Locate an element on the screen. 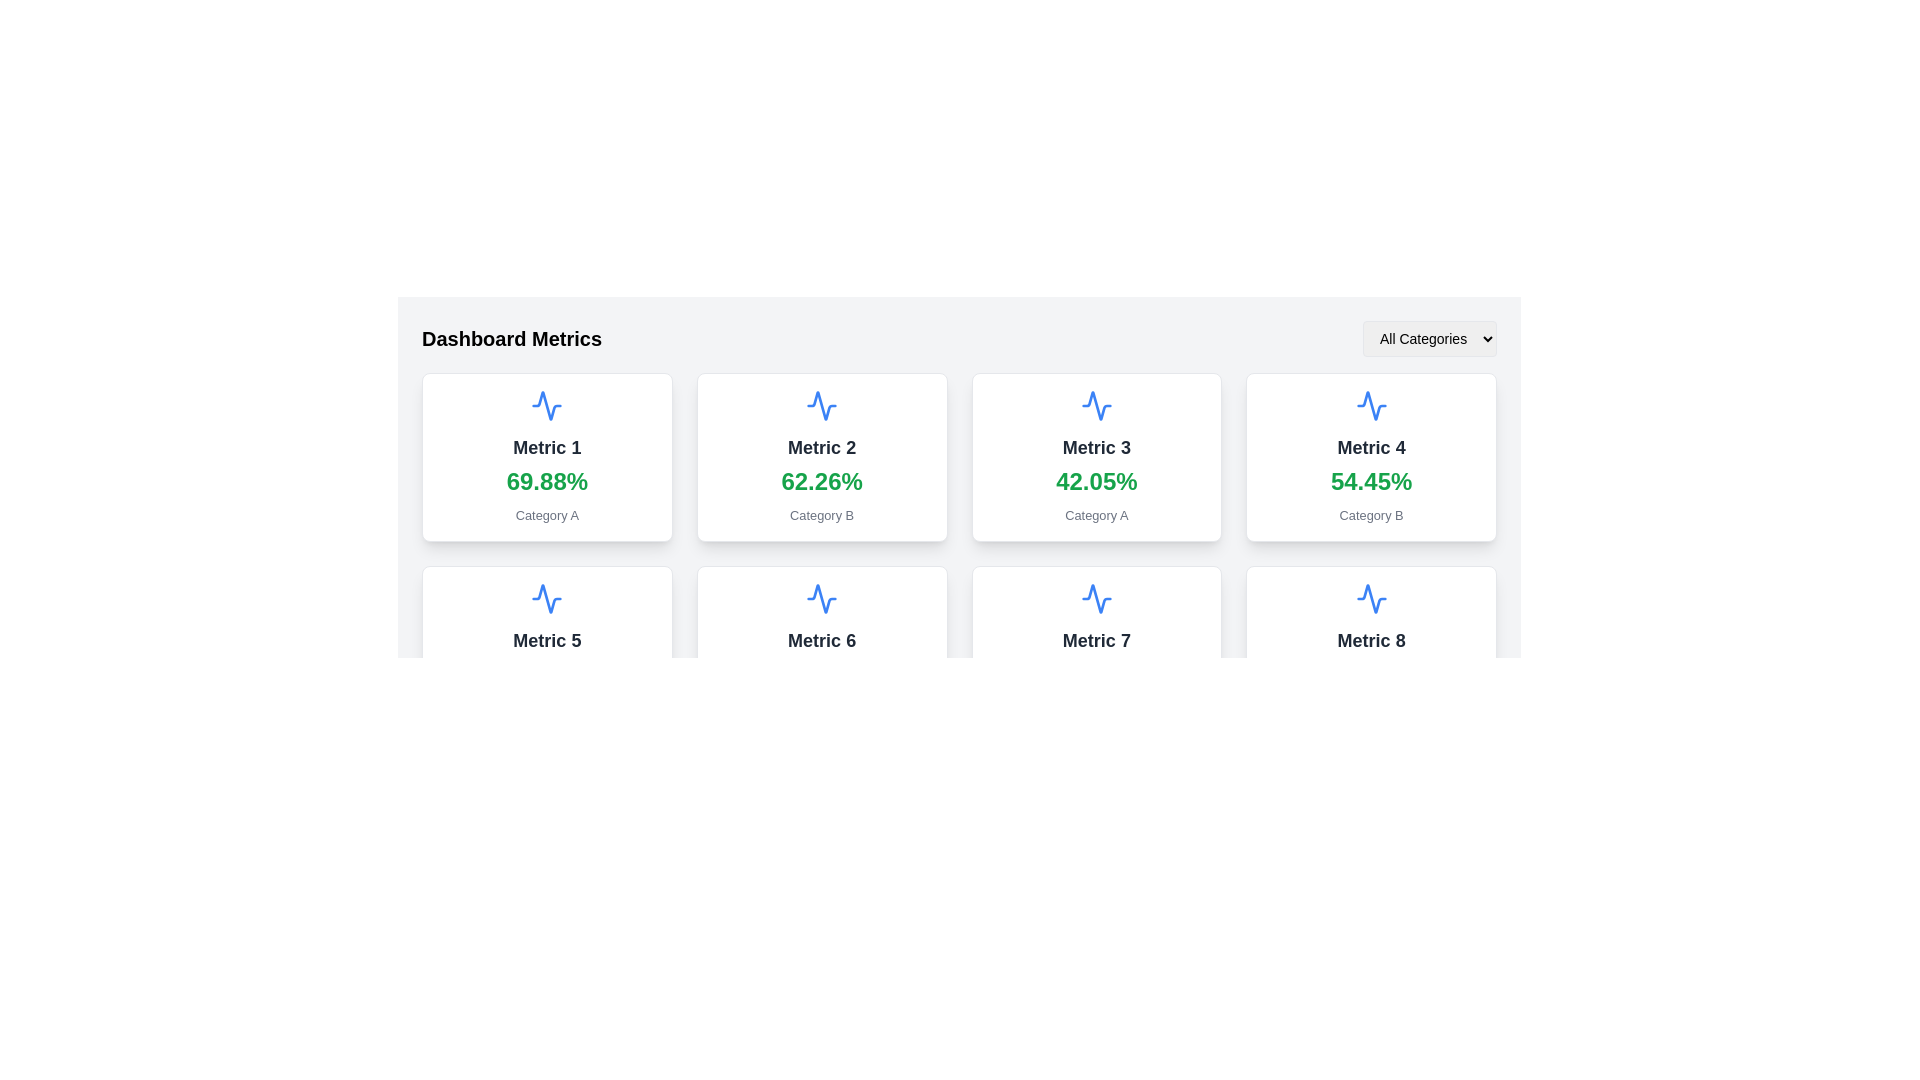 This screenshot has width=1920, height=1080. the decorative icon located at the top of the 'Metric 1' card, which visually indicates the metric represented by the card is located at coordinates (547, 405).